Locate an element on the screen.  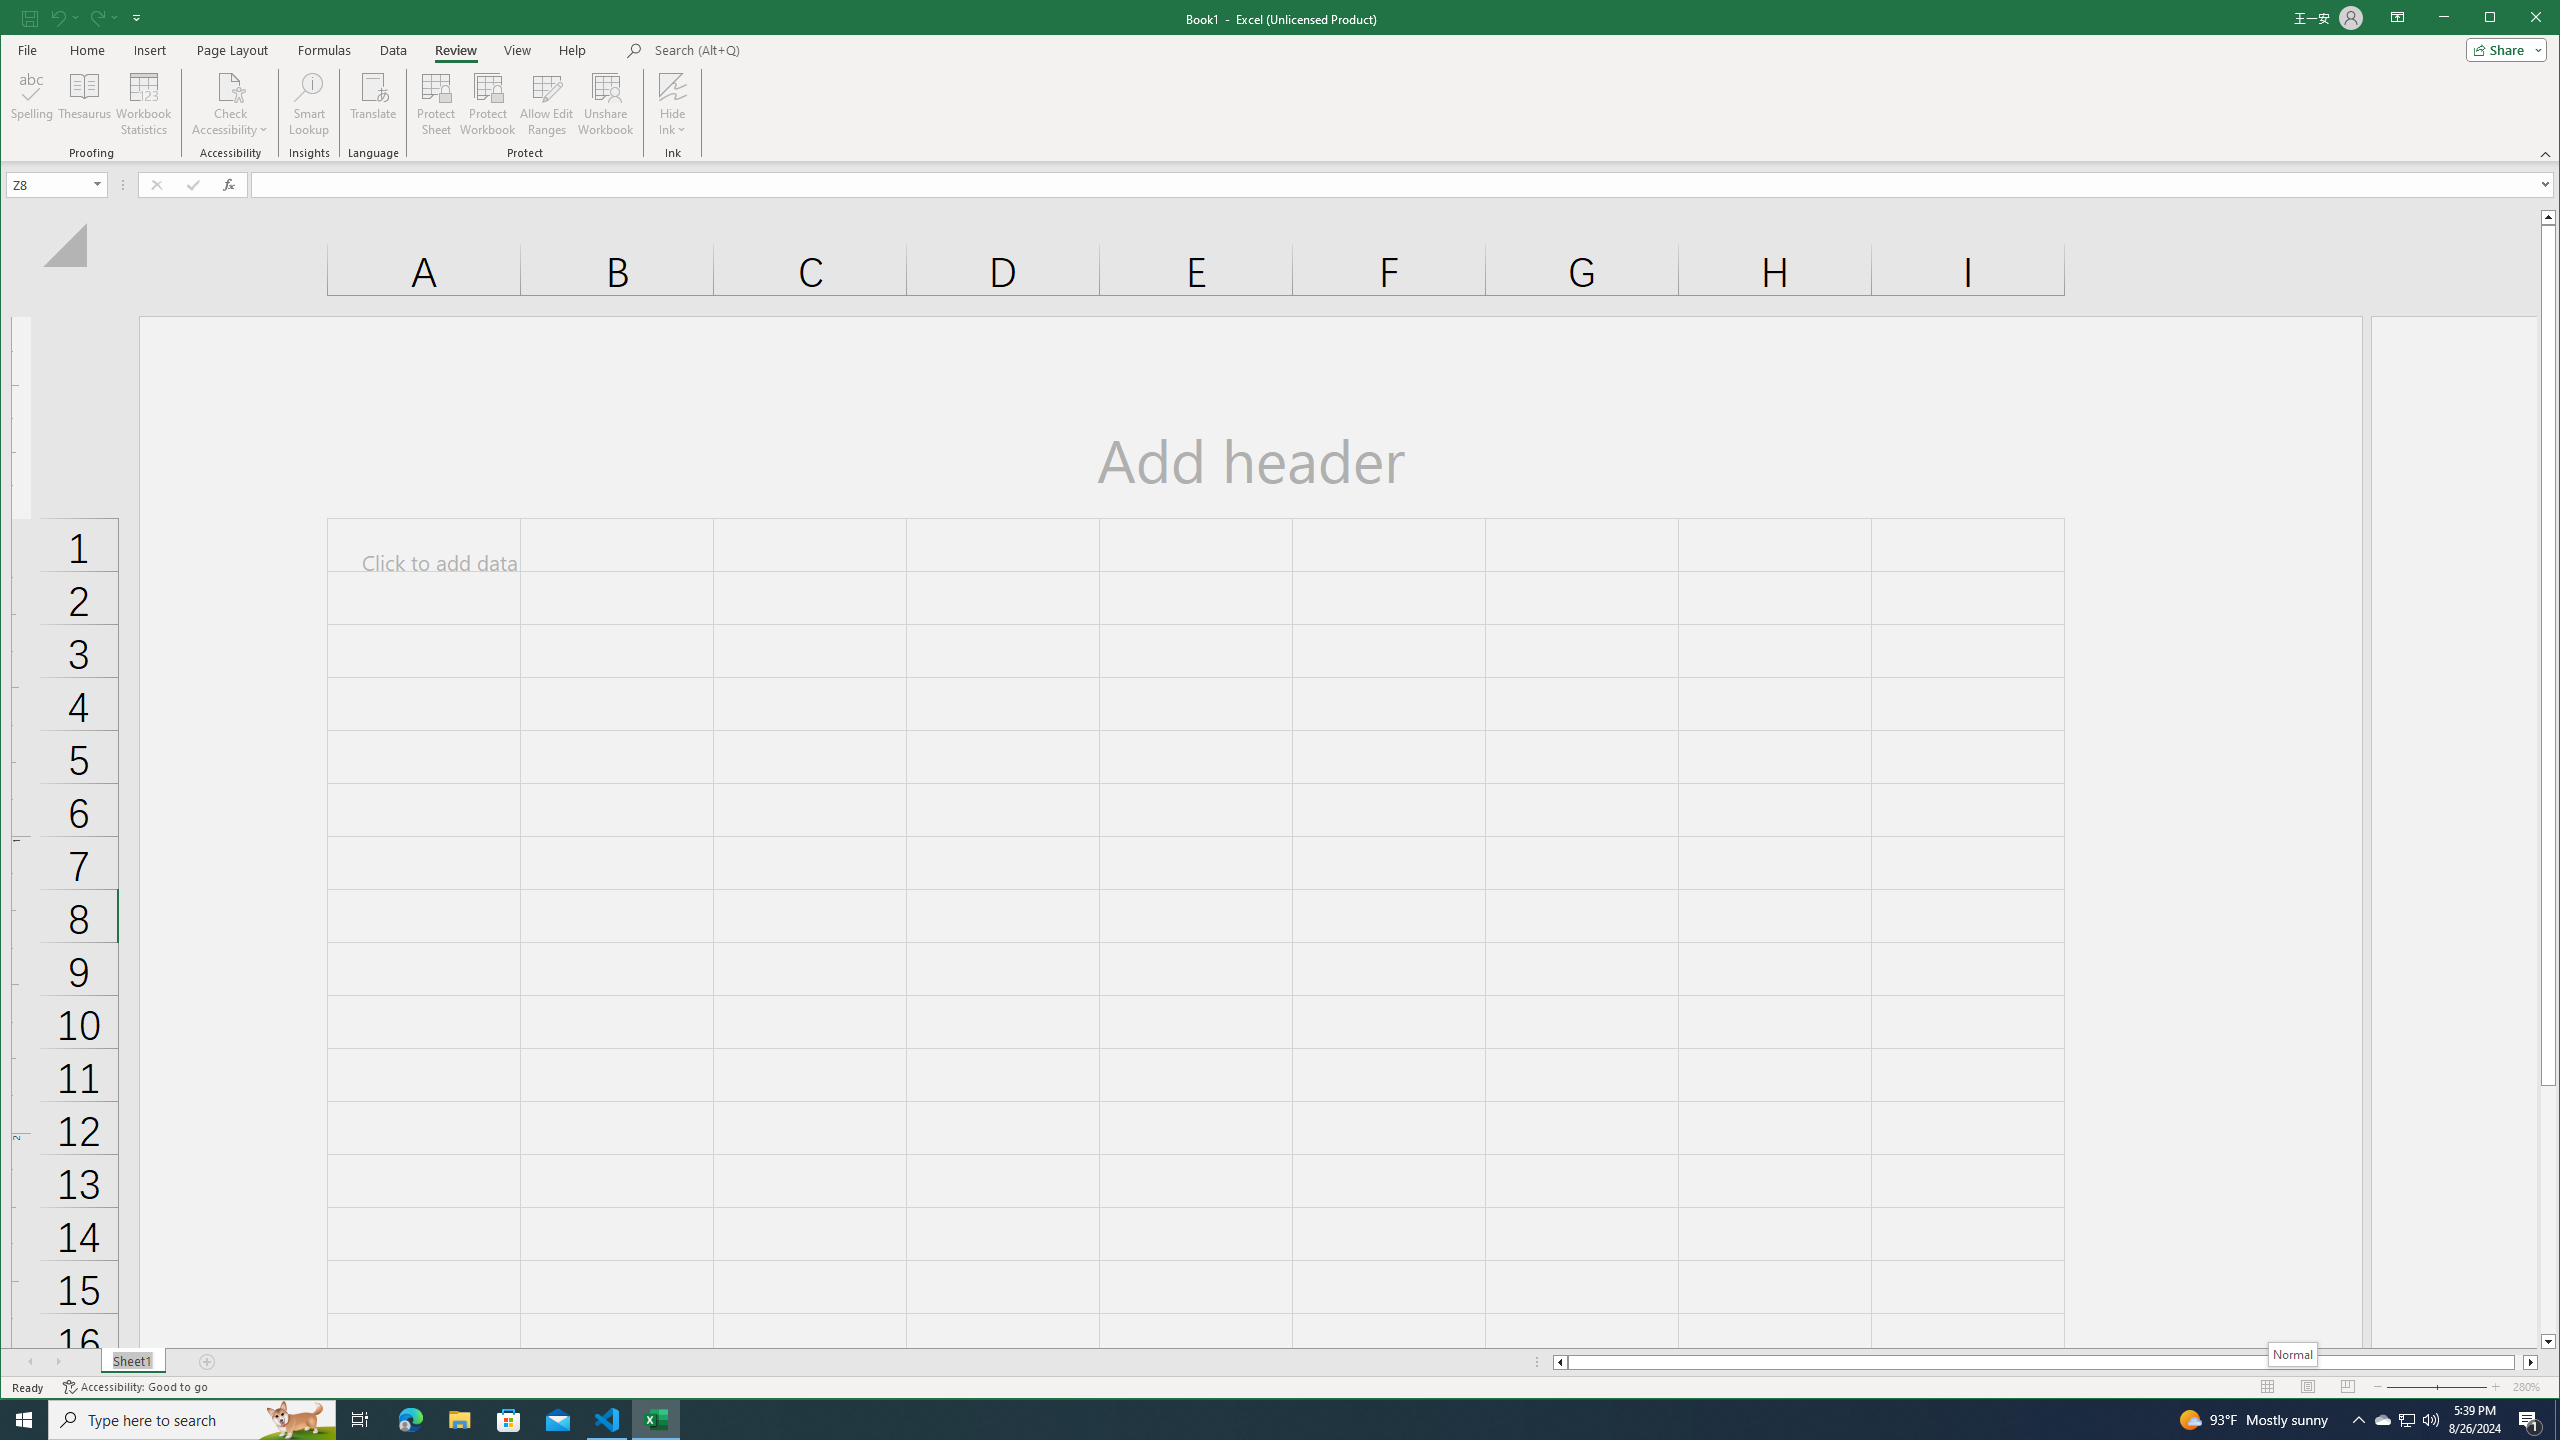
'Microsoft Store' is located at coordinates (509, 1418).